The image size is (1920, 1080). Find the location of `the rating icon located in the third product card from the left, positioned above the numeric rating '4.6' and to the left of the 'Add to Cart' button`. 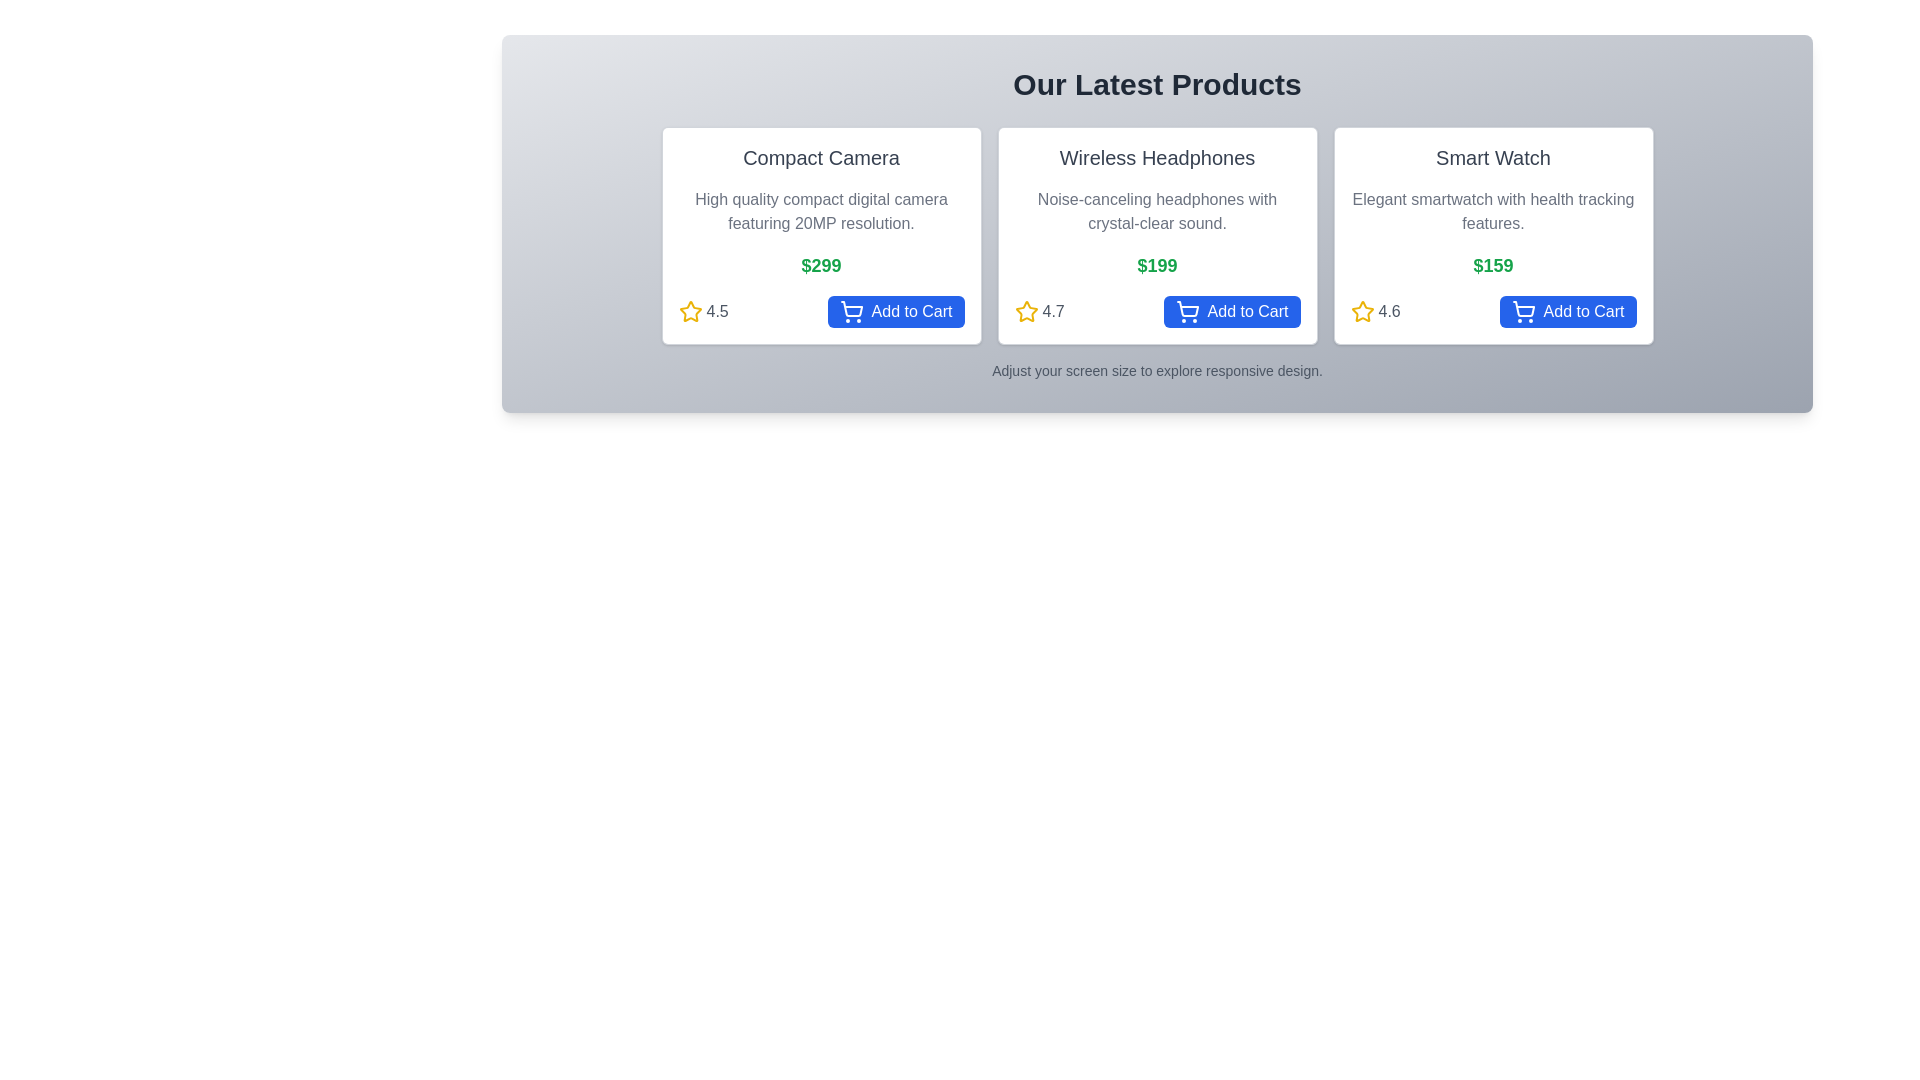

the rating icon located in the third product card from the left, positioned above the numeric rating '4.6' and to the left of the 'Add to Cart' button is located at coordinates (1361, 311).